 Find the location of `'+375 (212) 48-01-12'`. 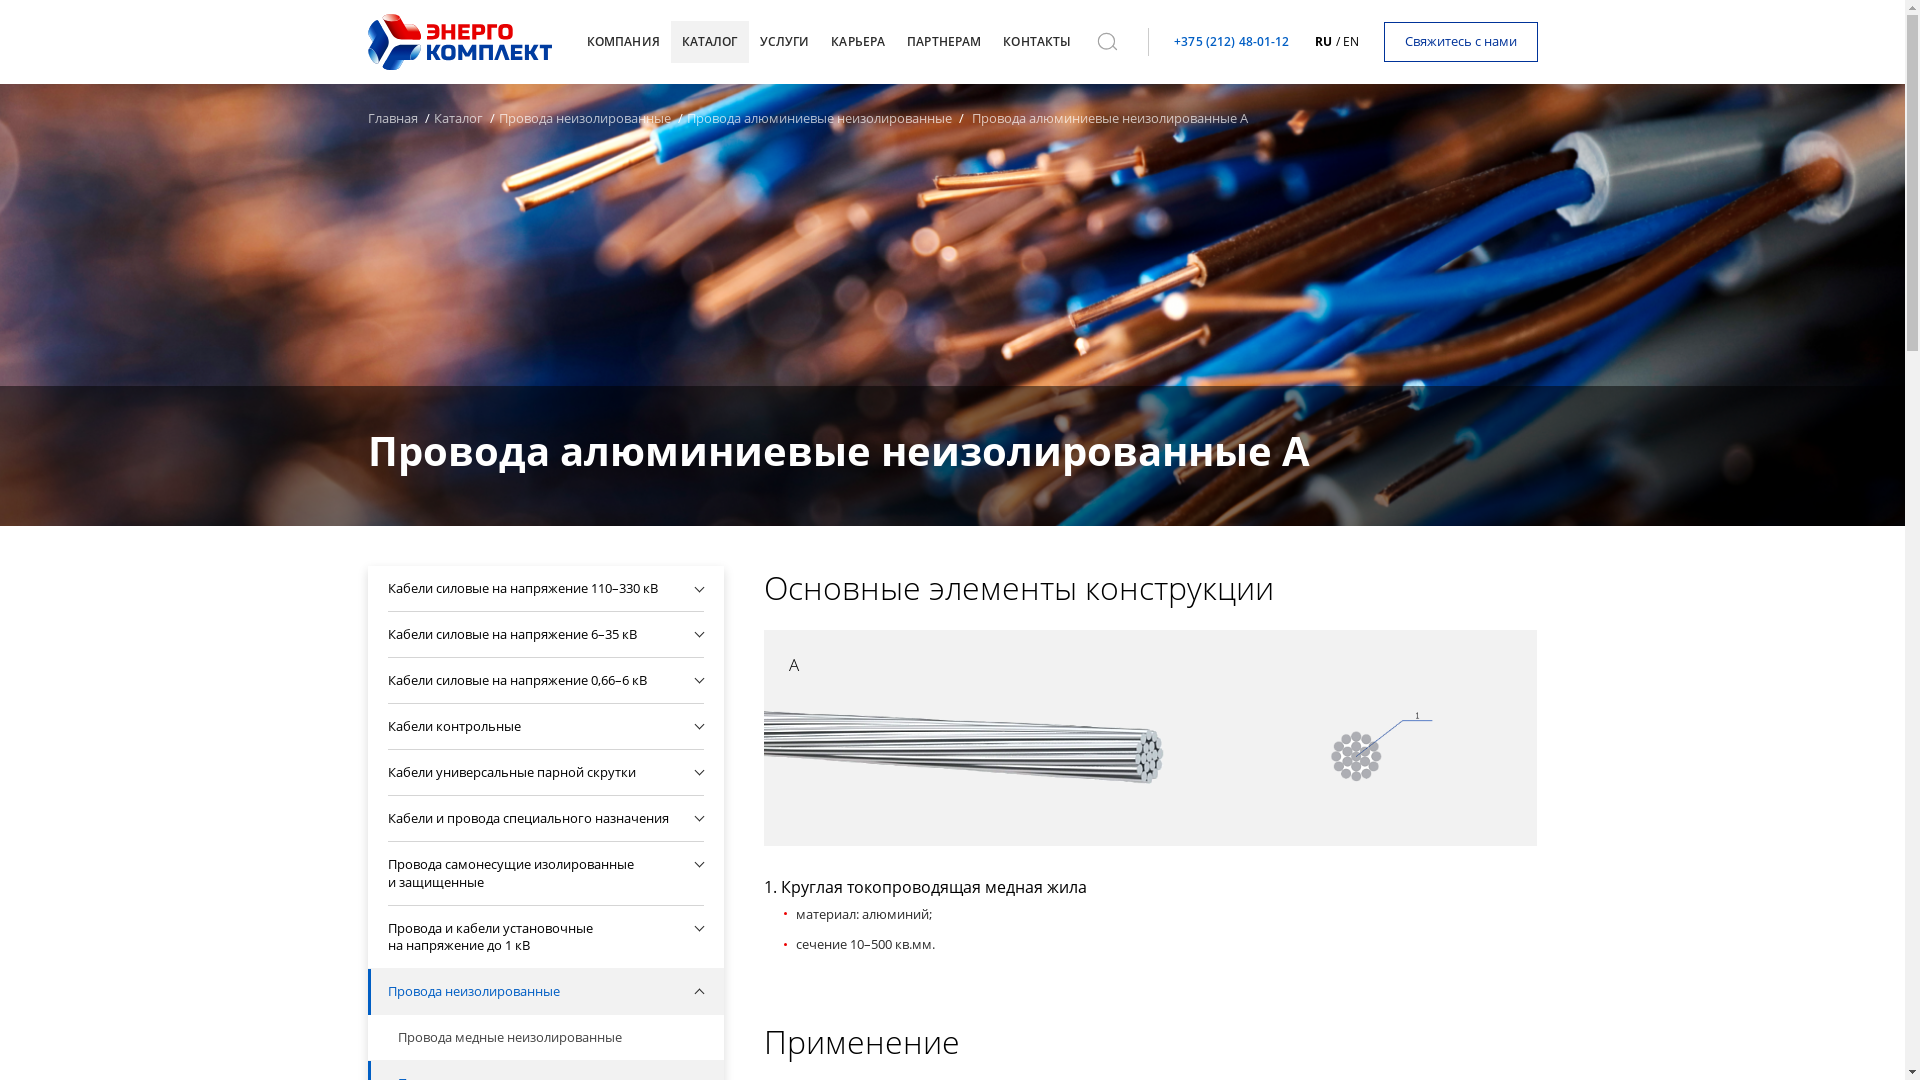

'+375 (212) 48-01-12' is located at coordinates (1230, 41).